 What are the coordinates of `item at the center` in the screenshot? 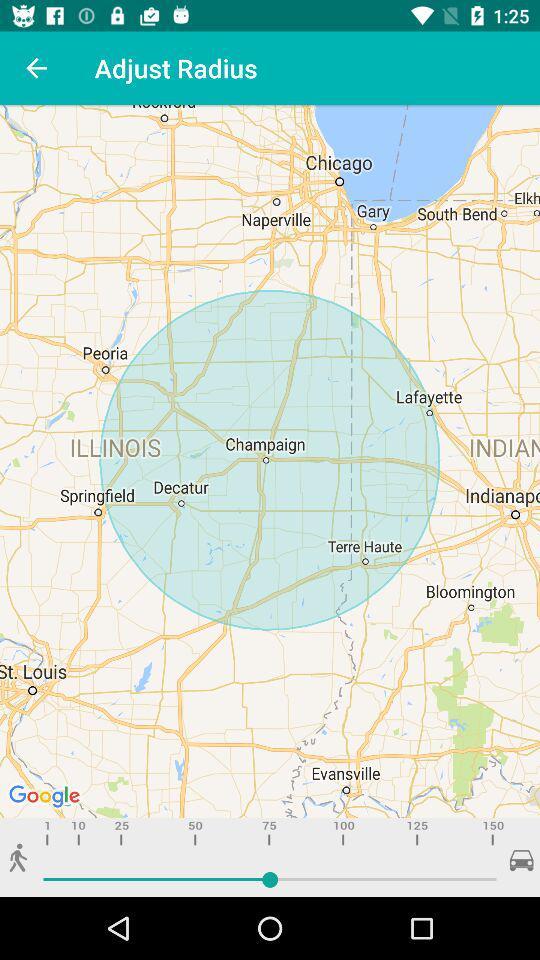 It's located at (270, 461).